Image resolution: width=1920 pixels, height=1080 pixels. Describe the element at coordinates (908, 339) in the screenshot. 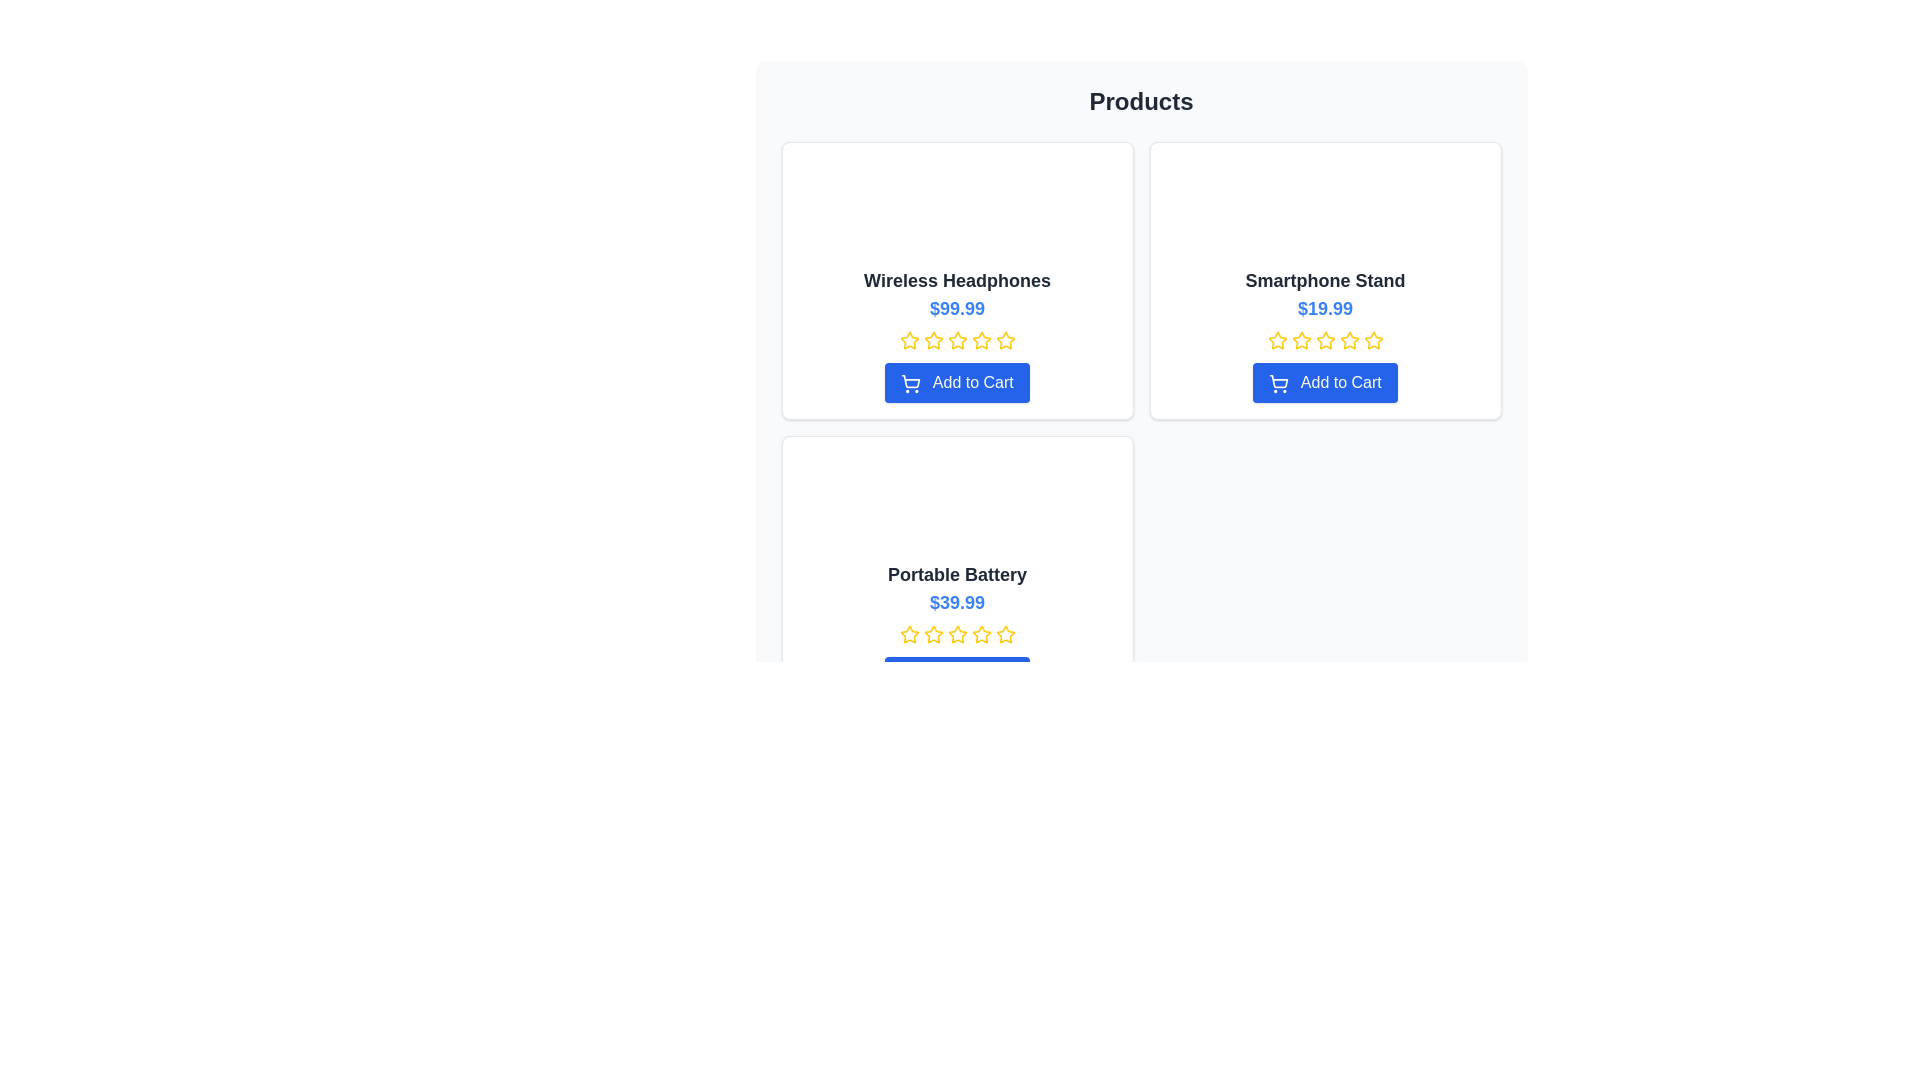

I see `the appearance of the first rating star icon located beneath the 'Wireless Headphones' title and price in the first product card` at that location.